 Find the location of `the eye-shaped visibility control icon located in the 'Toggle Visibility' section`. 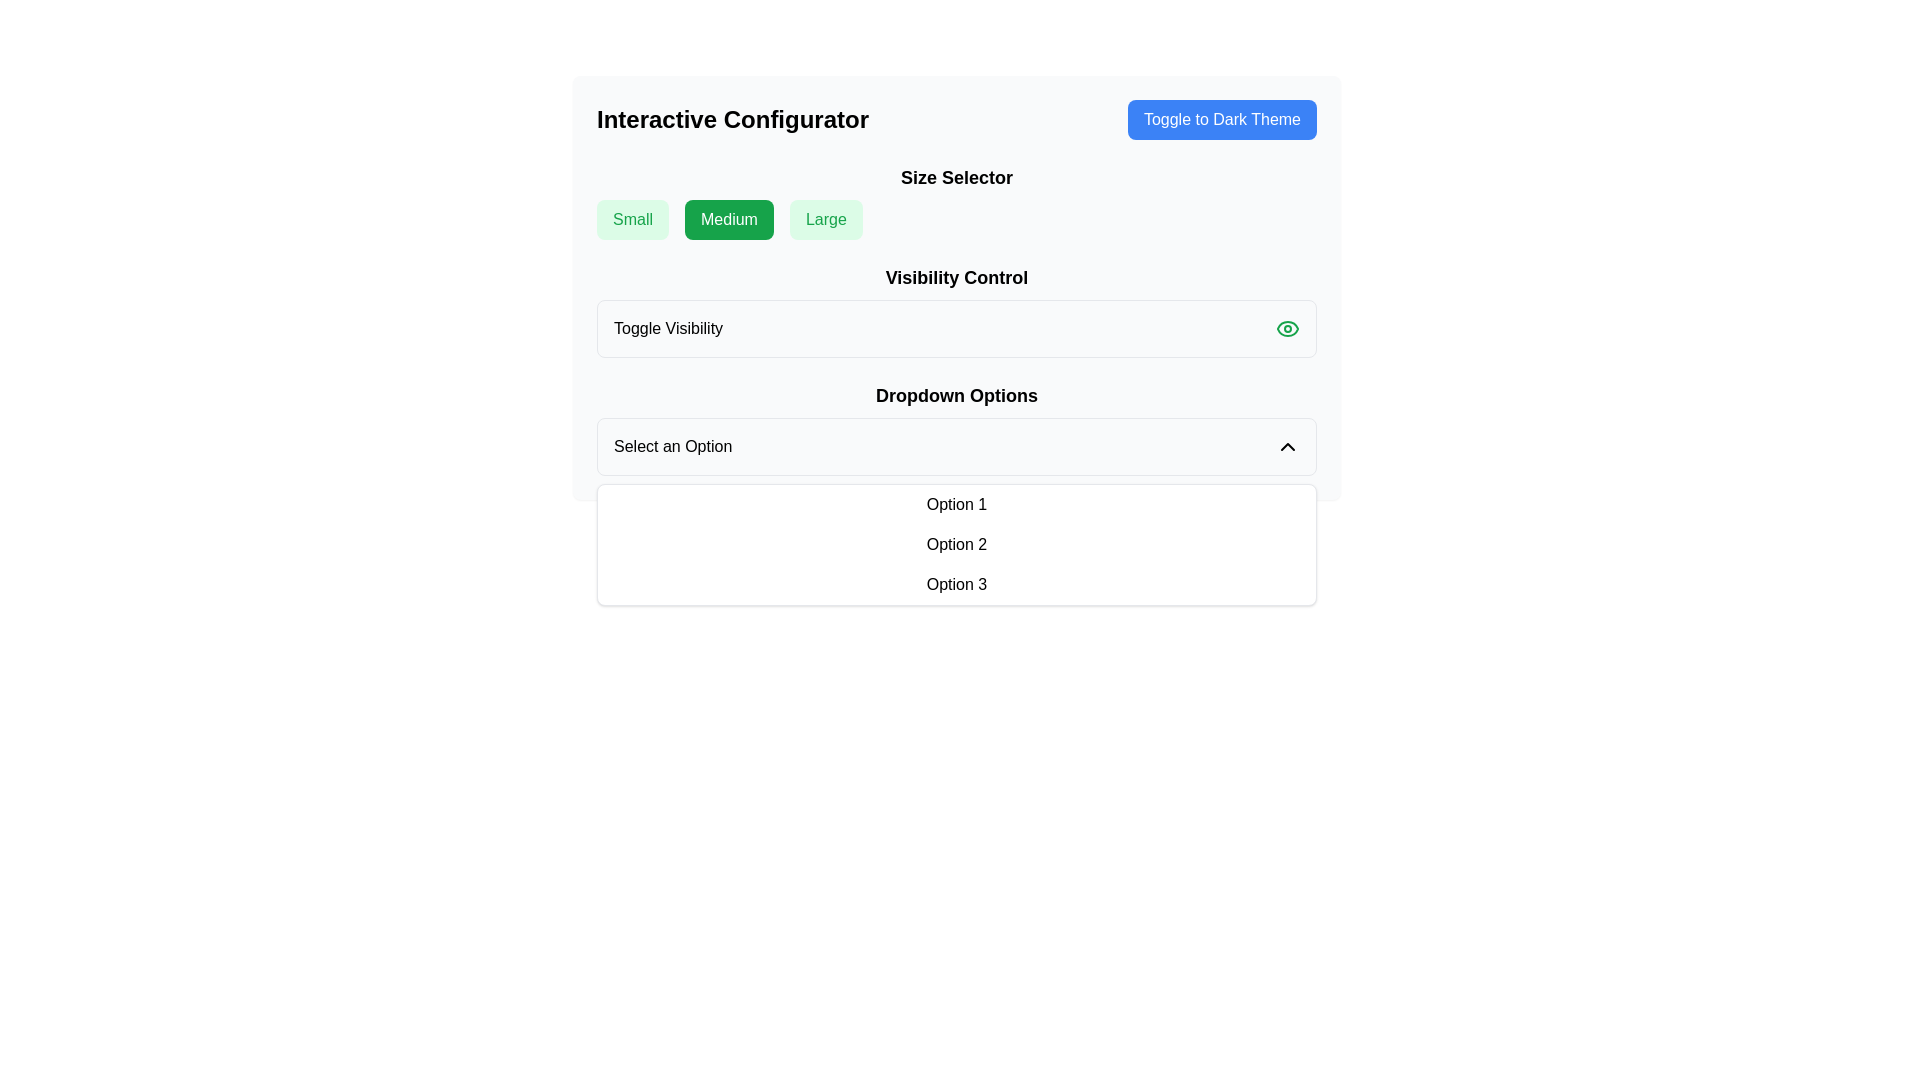

the eye-shaped visibility control icon located in the 'Toggle Visibility' section is located at coordinates (1287, 327).